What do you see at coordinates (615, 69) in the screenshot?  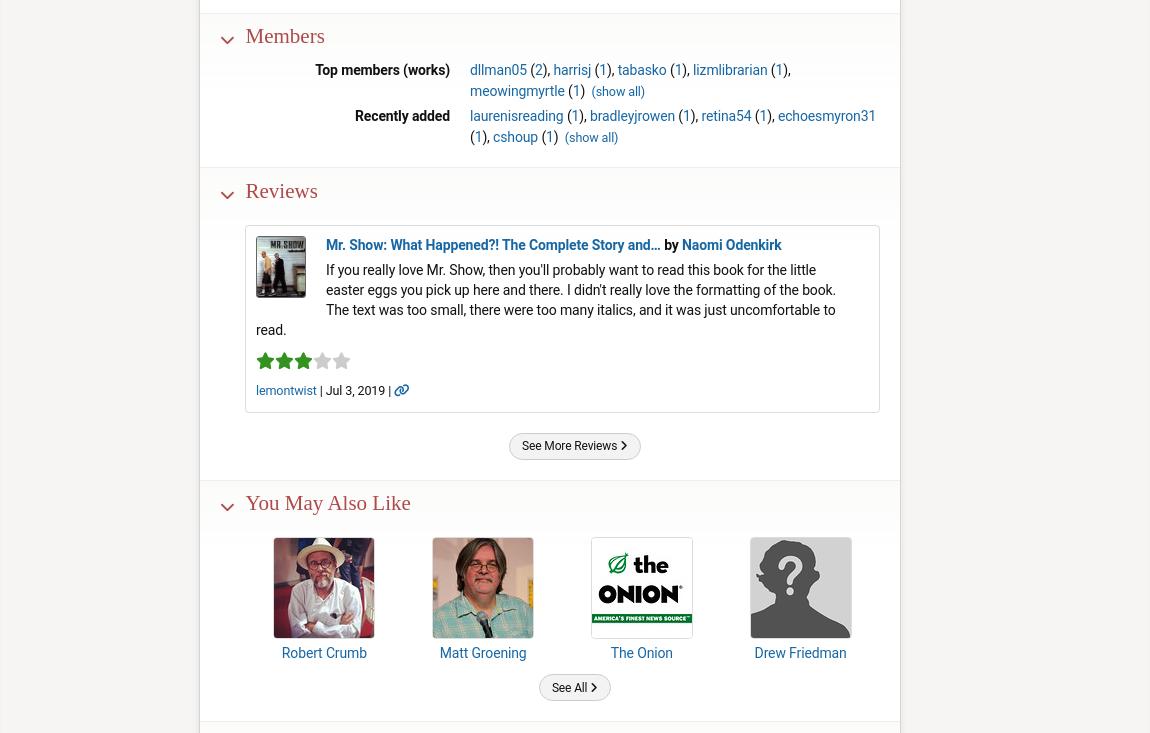 I see `'tabasko'` at bounding box center [615, 69].